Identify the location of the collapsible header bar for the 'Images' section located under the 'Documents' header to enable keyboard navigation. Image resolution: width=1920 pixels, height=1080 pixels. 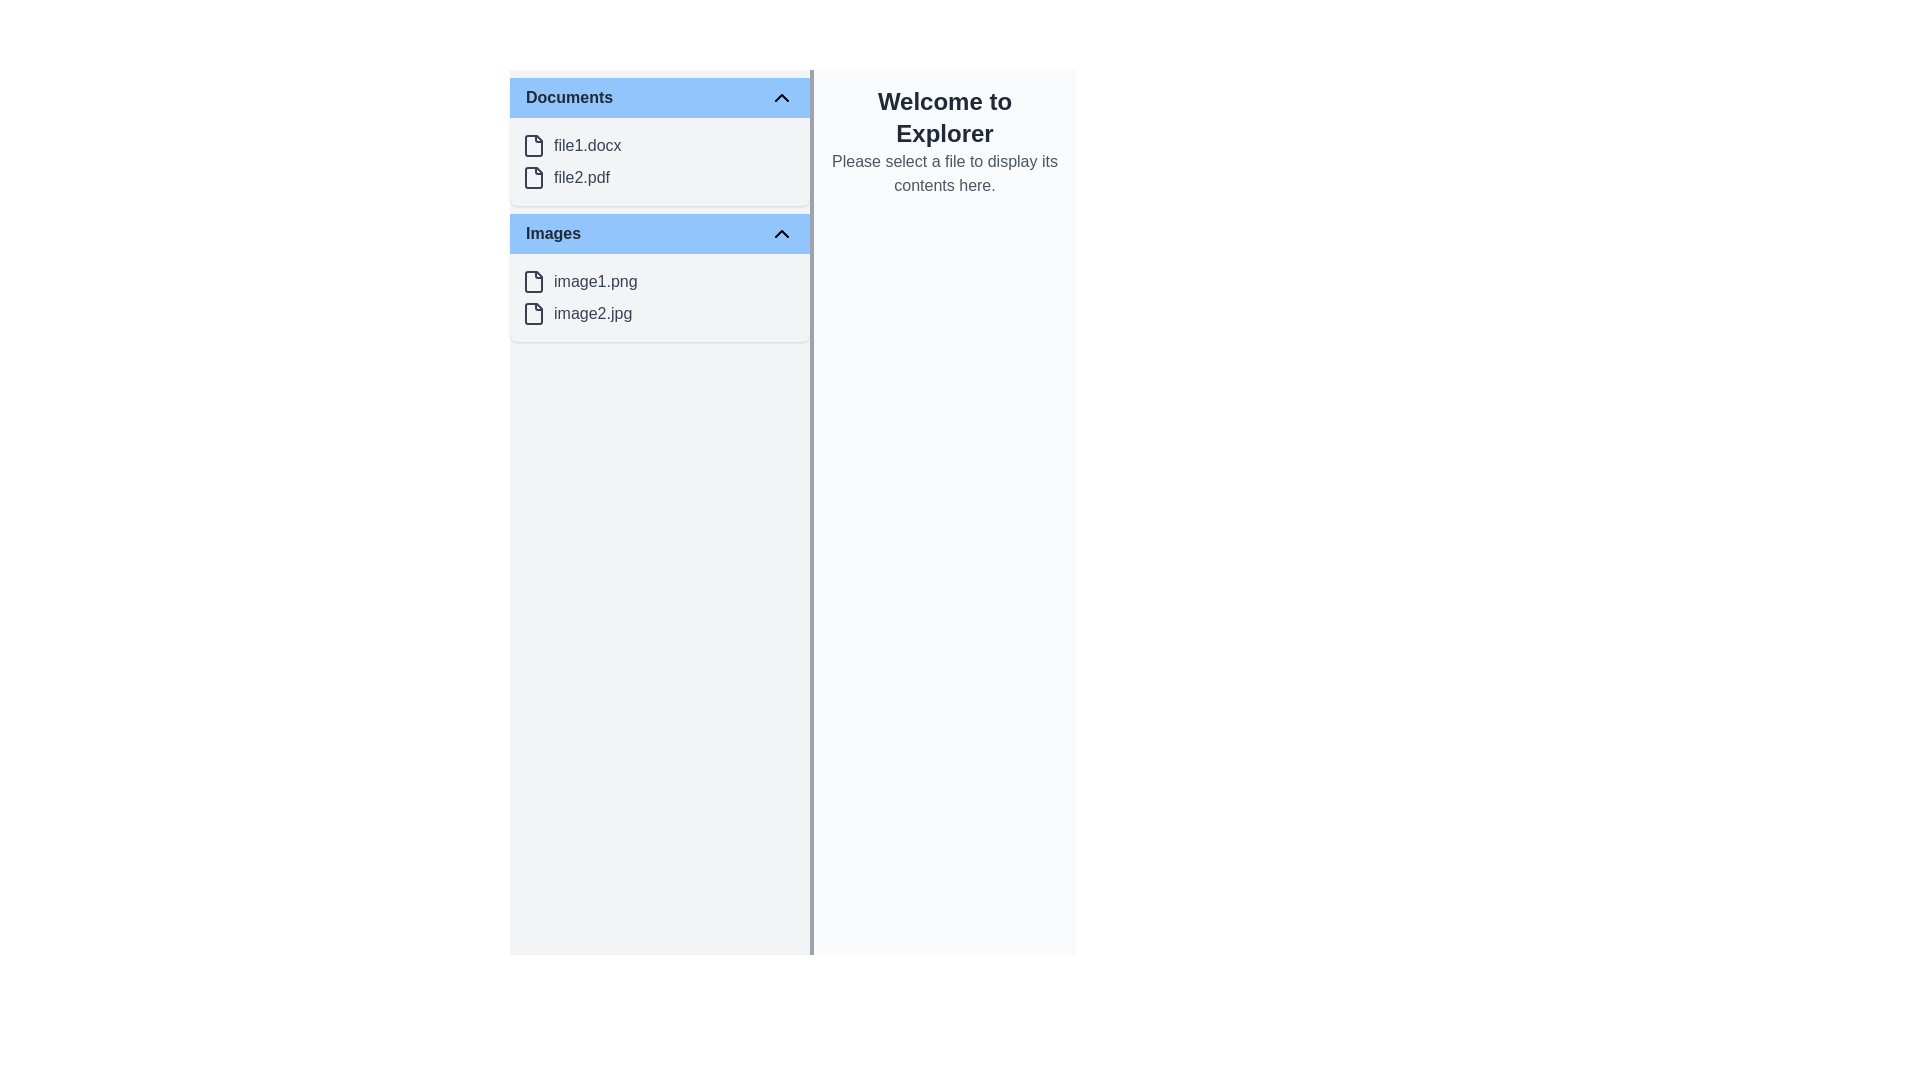
(660, 233).